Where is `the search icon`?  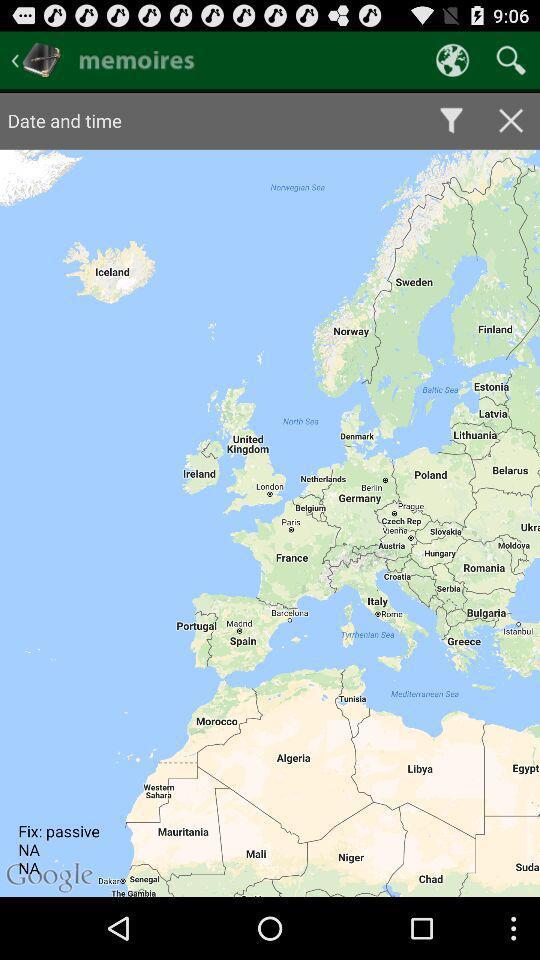
the search icon is located at coordinates (511, 64).